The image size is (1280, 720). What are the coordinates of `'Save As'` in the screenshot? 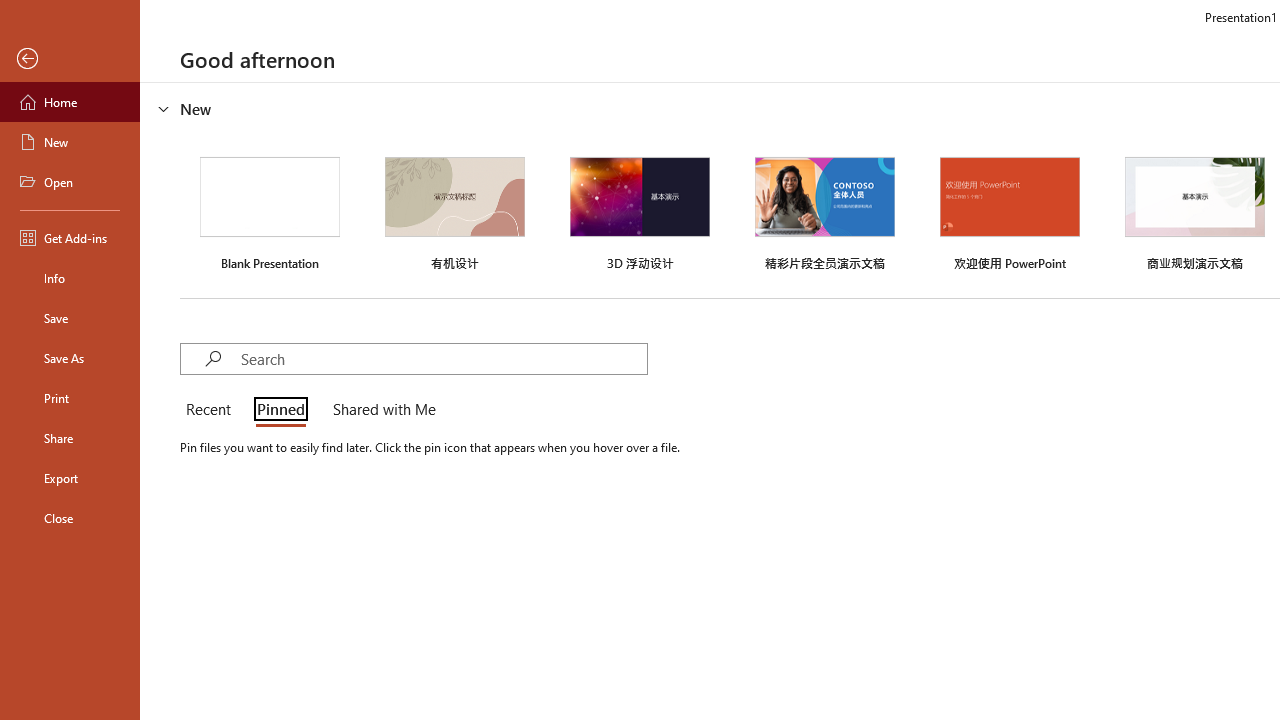 It's located at (69, 356).